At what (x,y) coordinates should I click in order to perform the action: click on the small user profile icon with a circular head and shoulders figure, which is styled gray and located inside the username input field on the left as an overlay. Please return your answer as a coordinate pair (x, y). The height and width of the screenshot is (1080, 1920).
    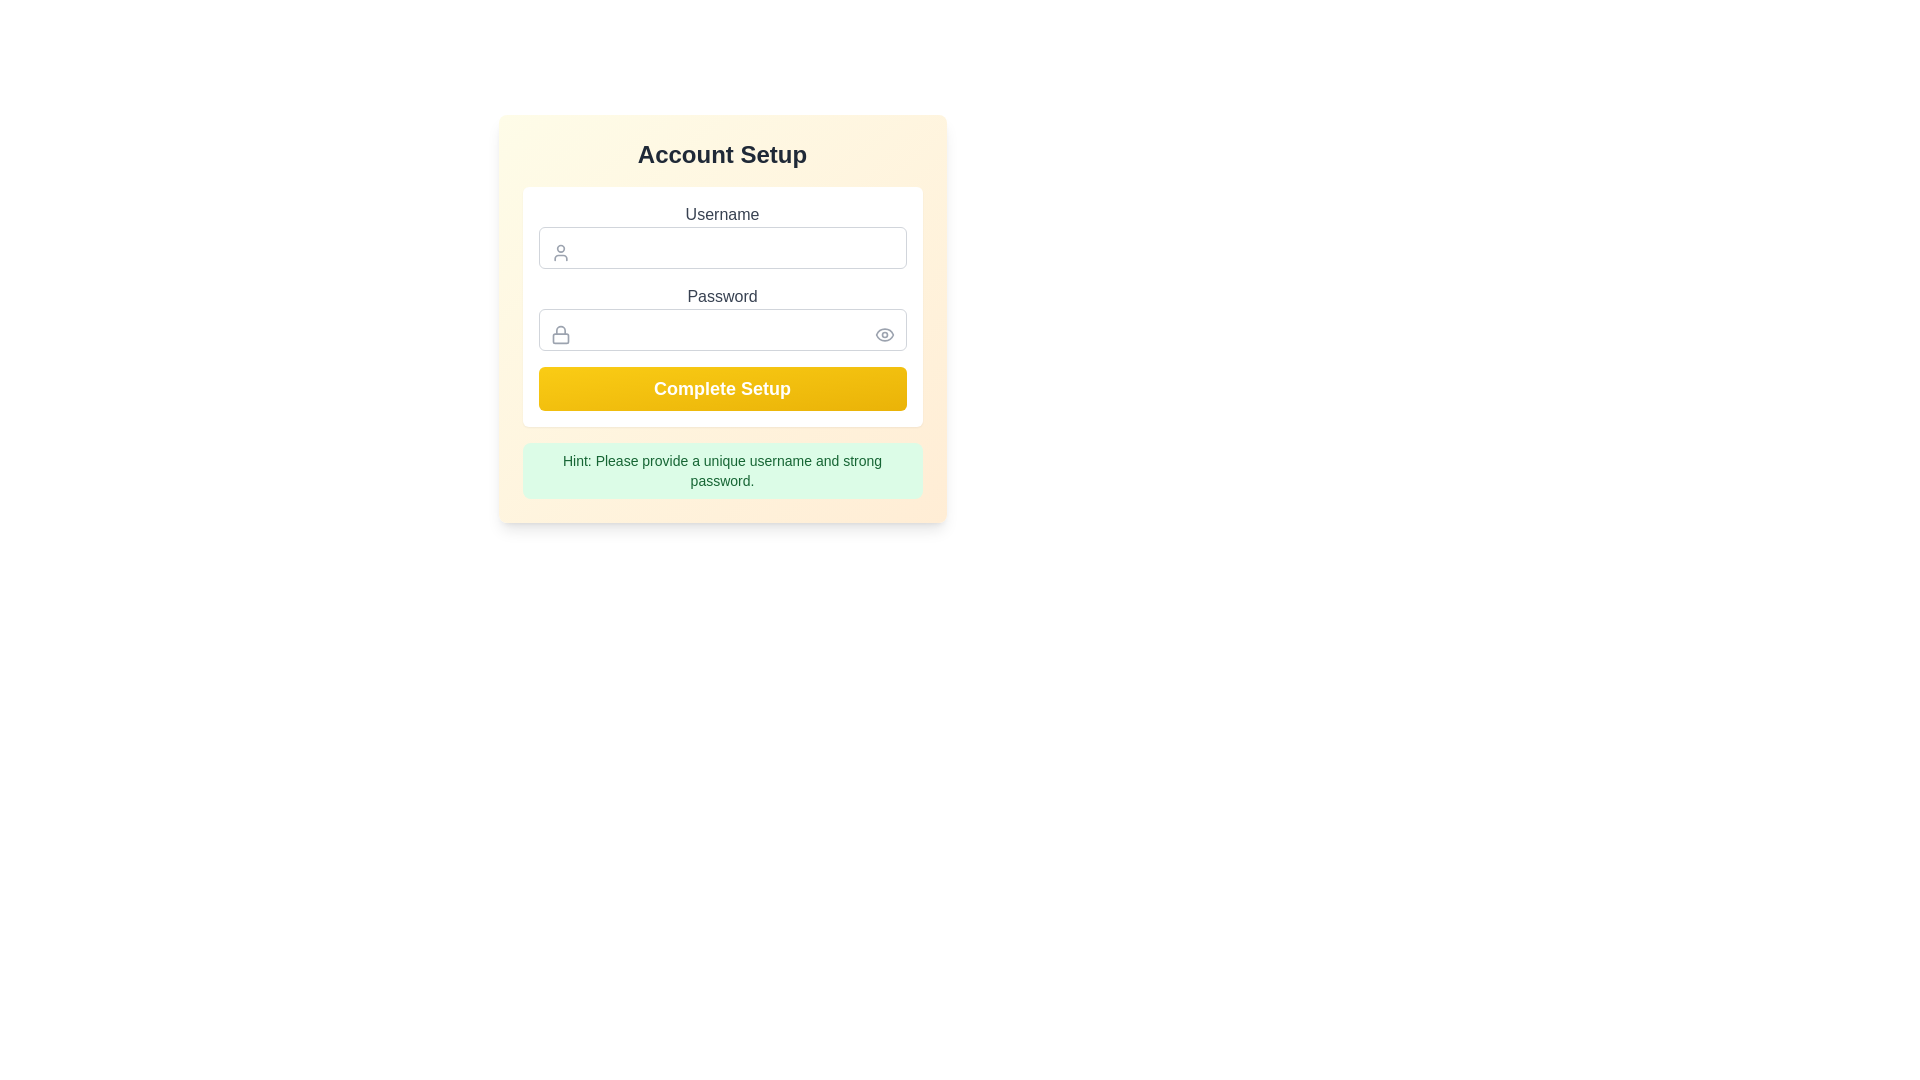
    Looking at the image, I should click on (560, 252).